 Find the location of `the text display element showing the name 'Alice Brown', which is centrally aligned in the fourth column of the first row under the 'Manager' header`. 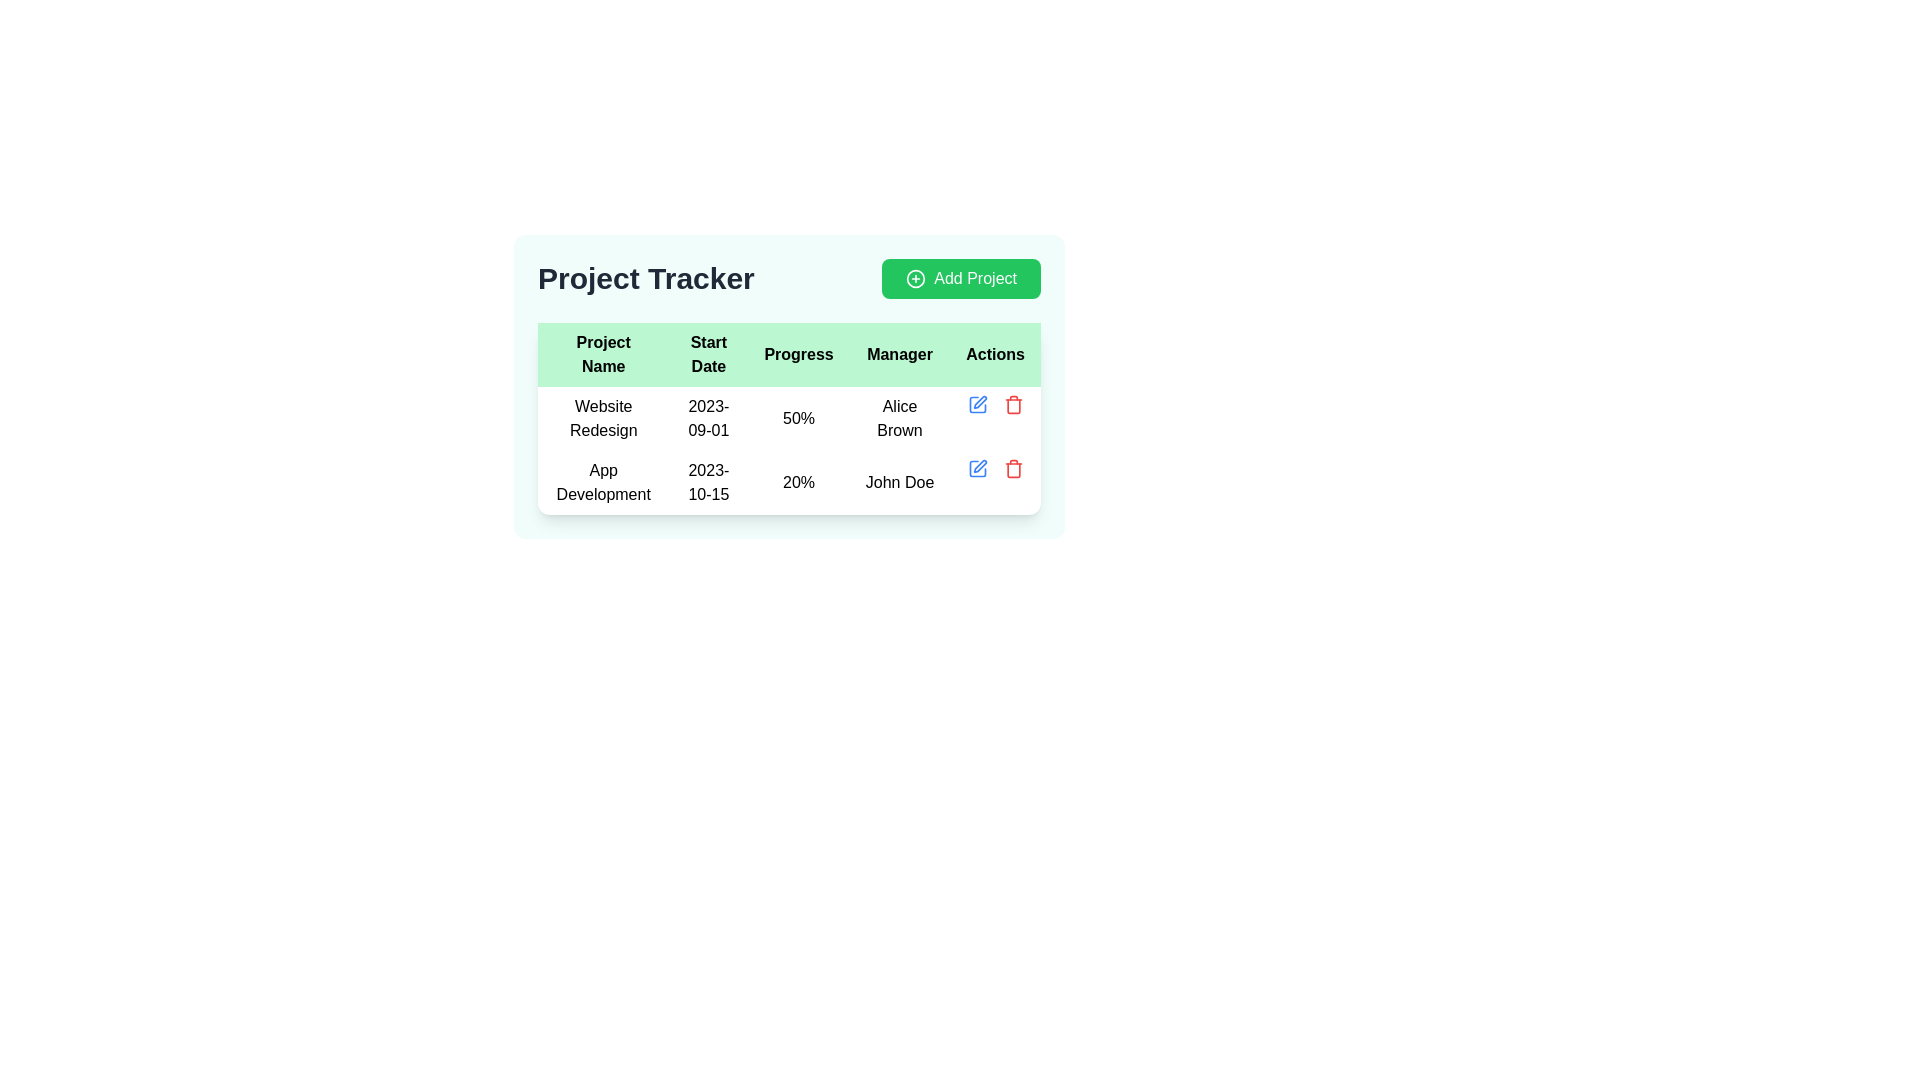

the text display element showing the name 'Alice Brown', which is centrally aligned in the fourth column of the first row under the 'Manager' header is located at coordinates (899, 418).